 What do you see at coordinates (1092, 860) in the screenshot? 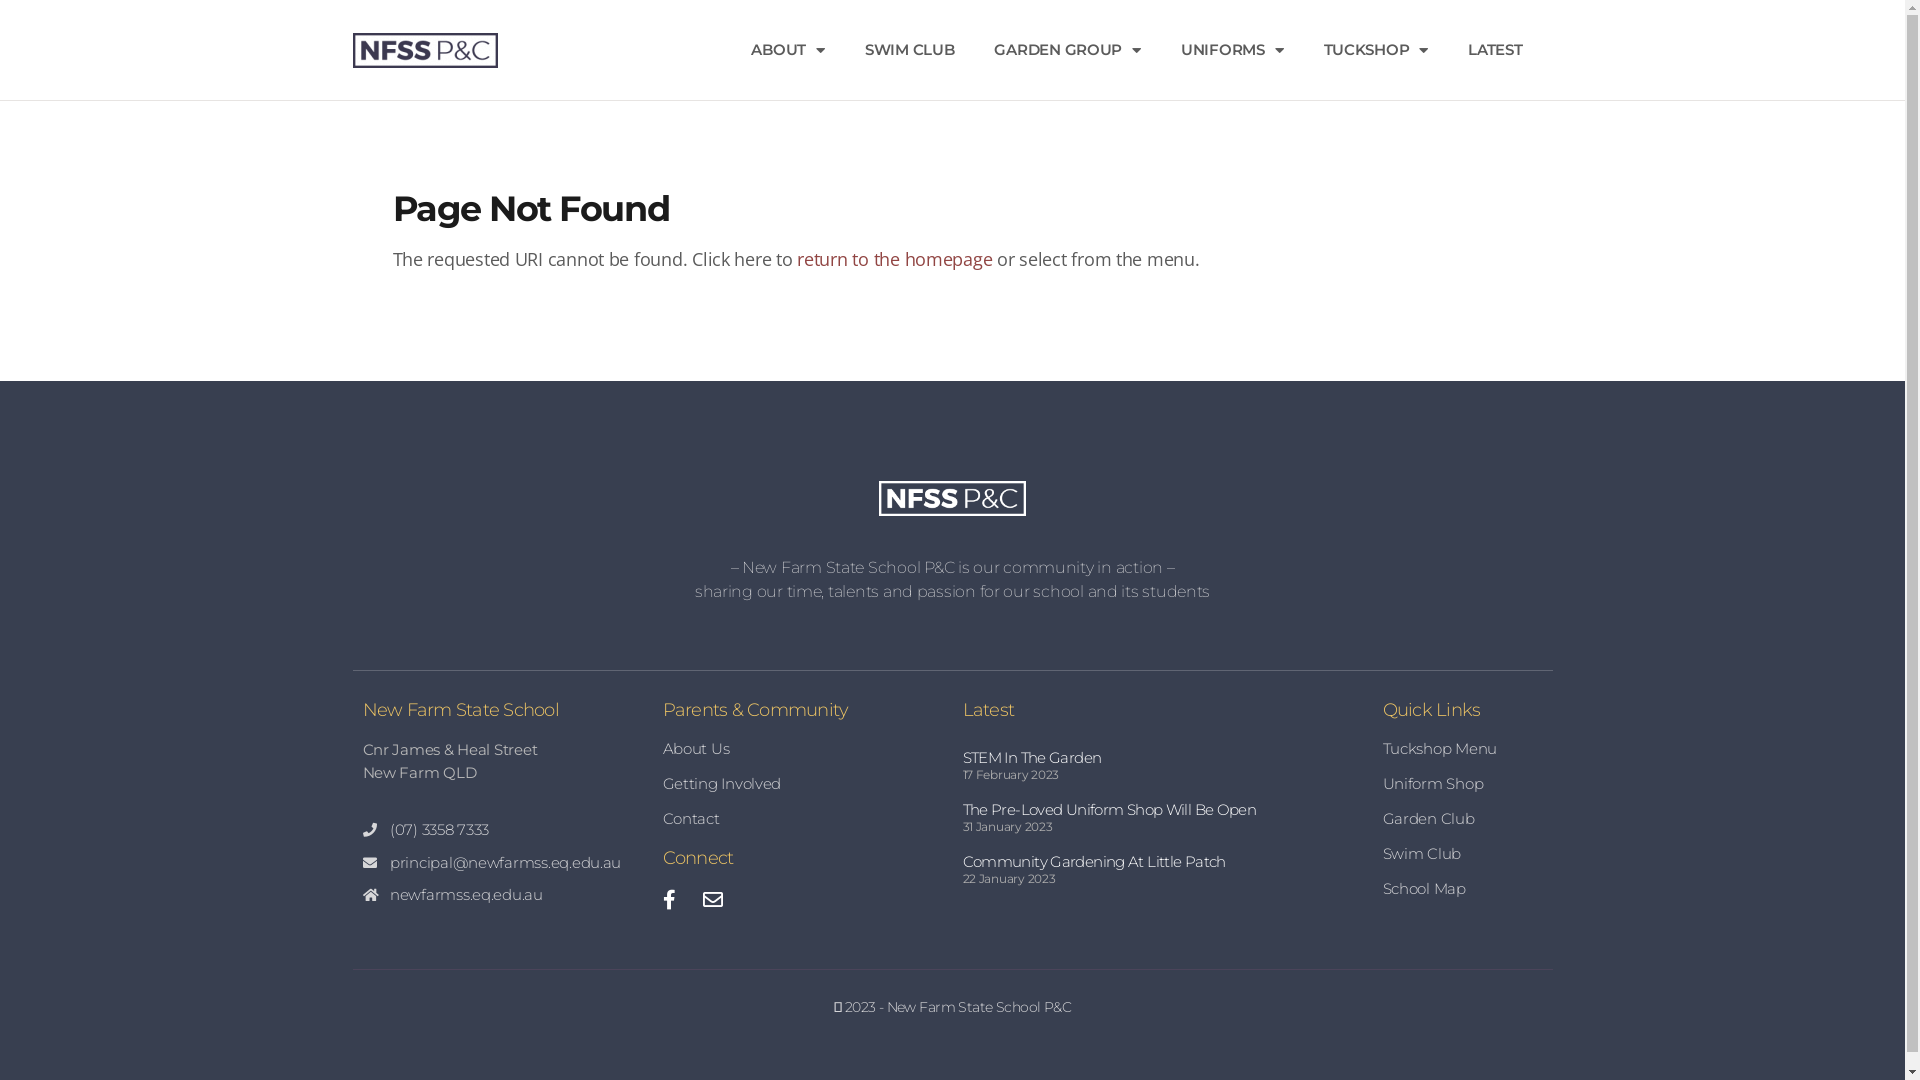
I see `'Community Gardening At Little Patch'` at bounding box center [1092, 860].